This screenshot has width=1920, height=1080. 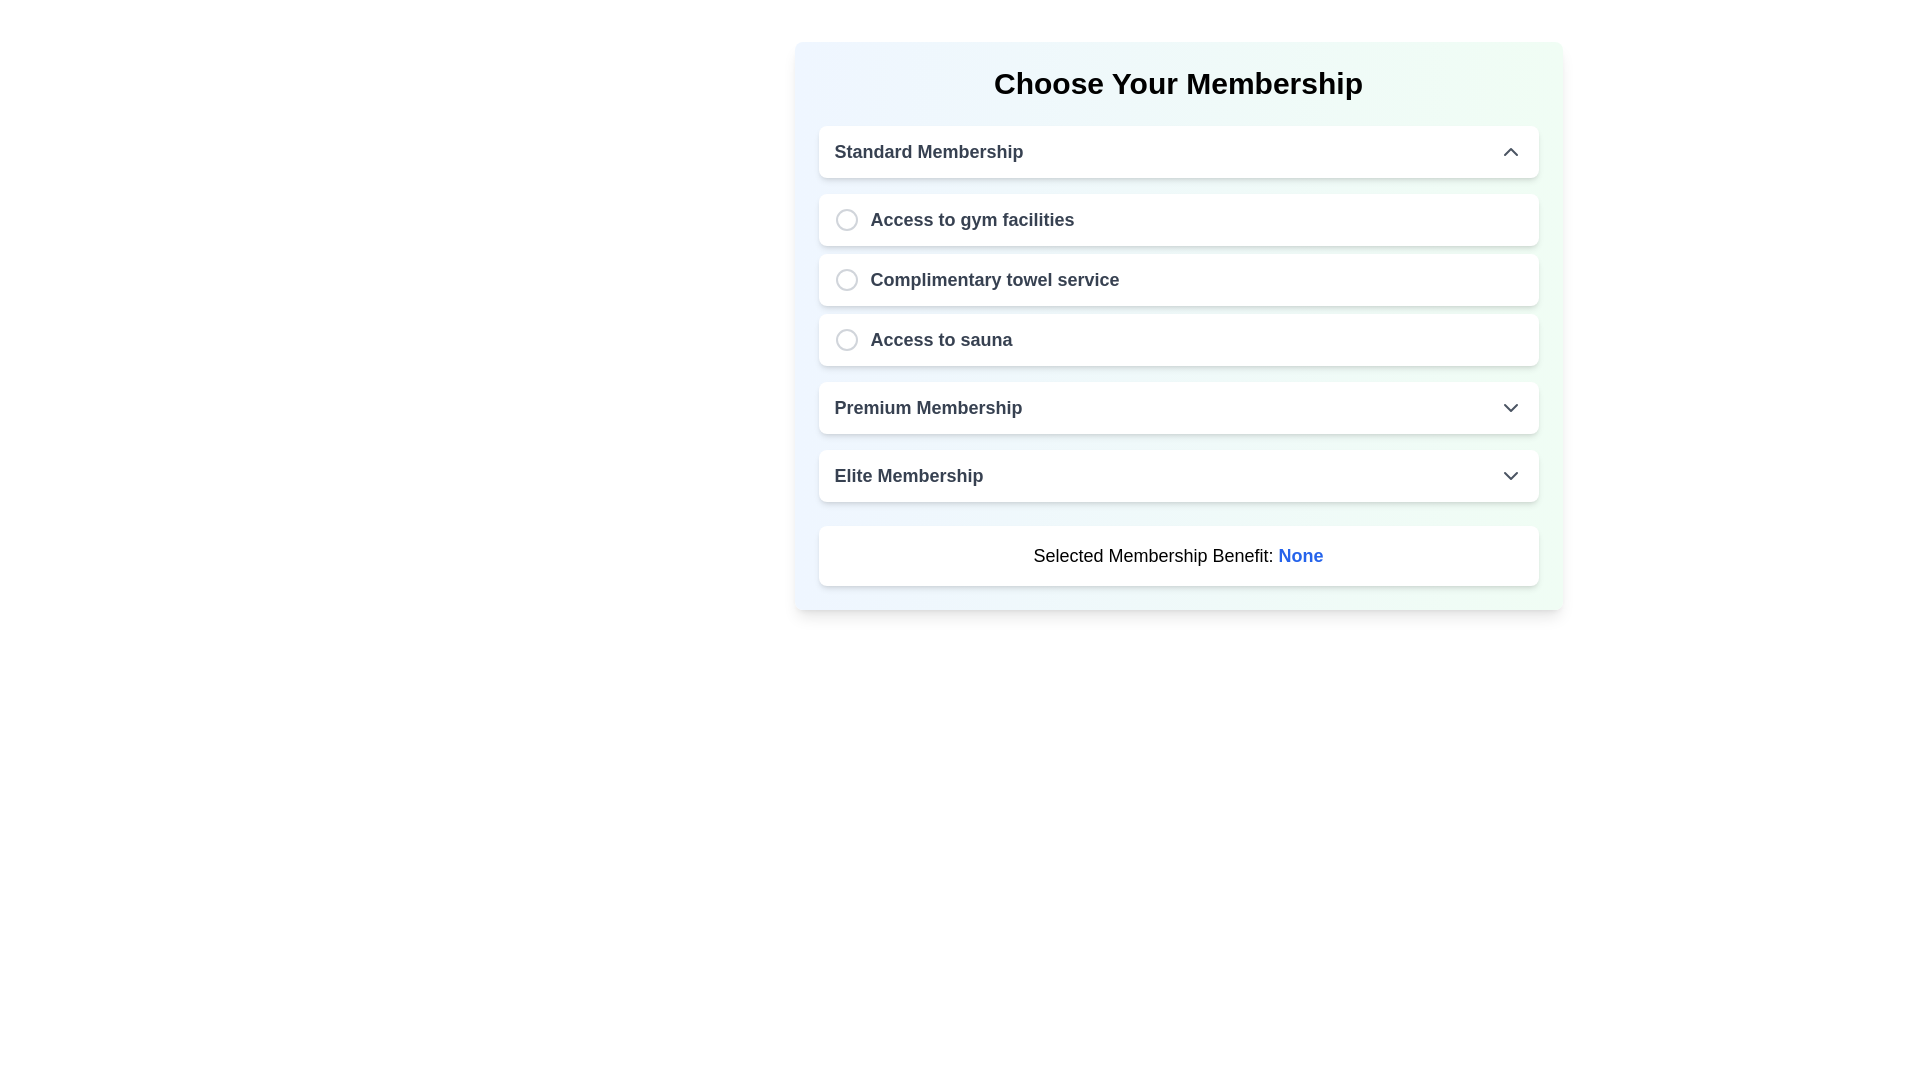 I want to click on the inactive radio button icon, so click(x=846, y=219).